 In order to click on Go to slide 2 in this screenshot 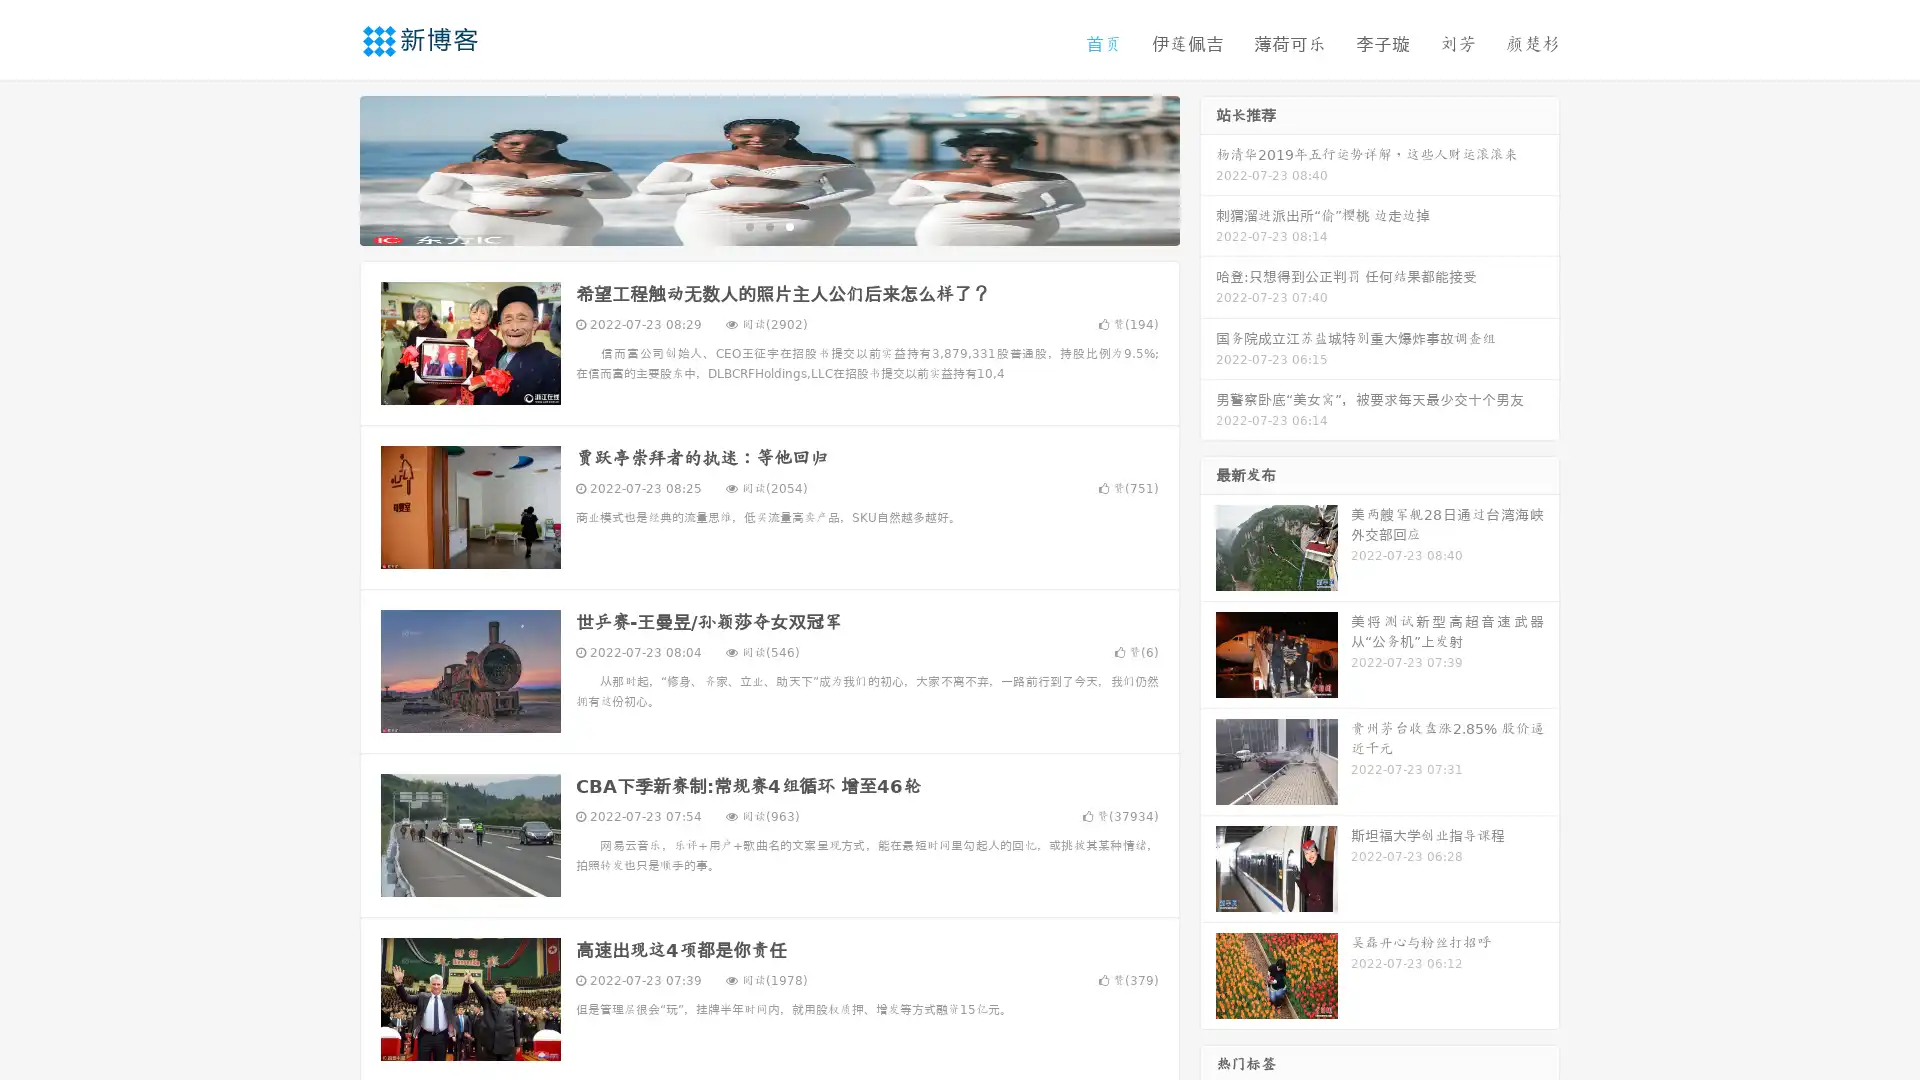, I will do `click(768, 225)`.